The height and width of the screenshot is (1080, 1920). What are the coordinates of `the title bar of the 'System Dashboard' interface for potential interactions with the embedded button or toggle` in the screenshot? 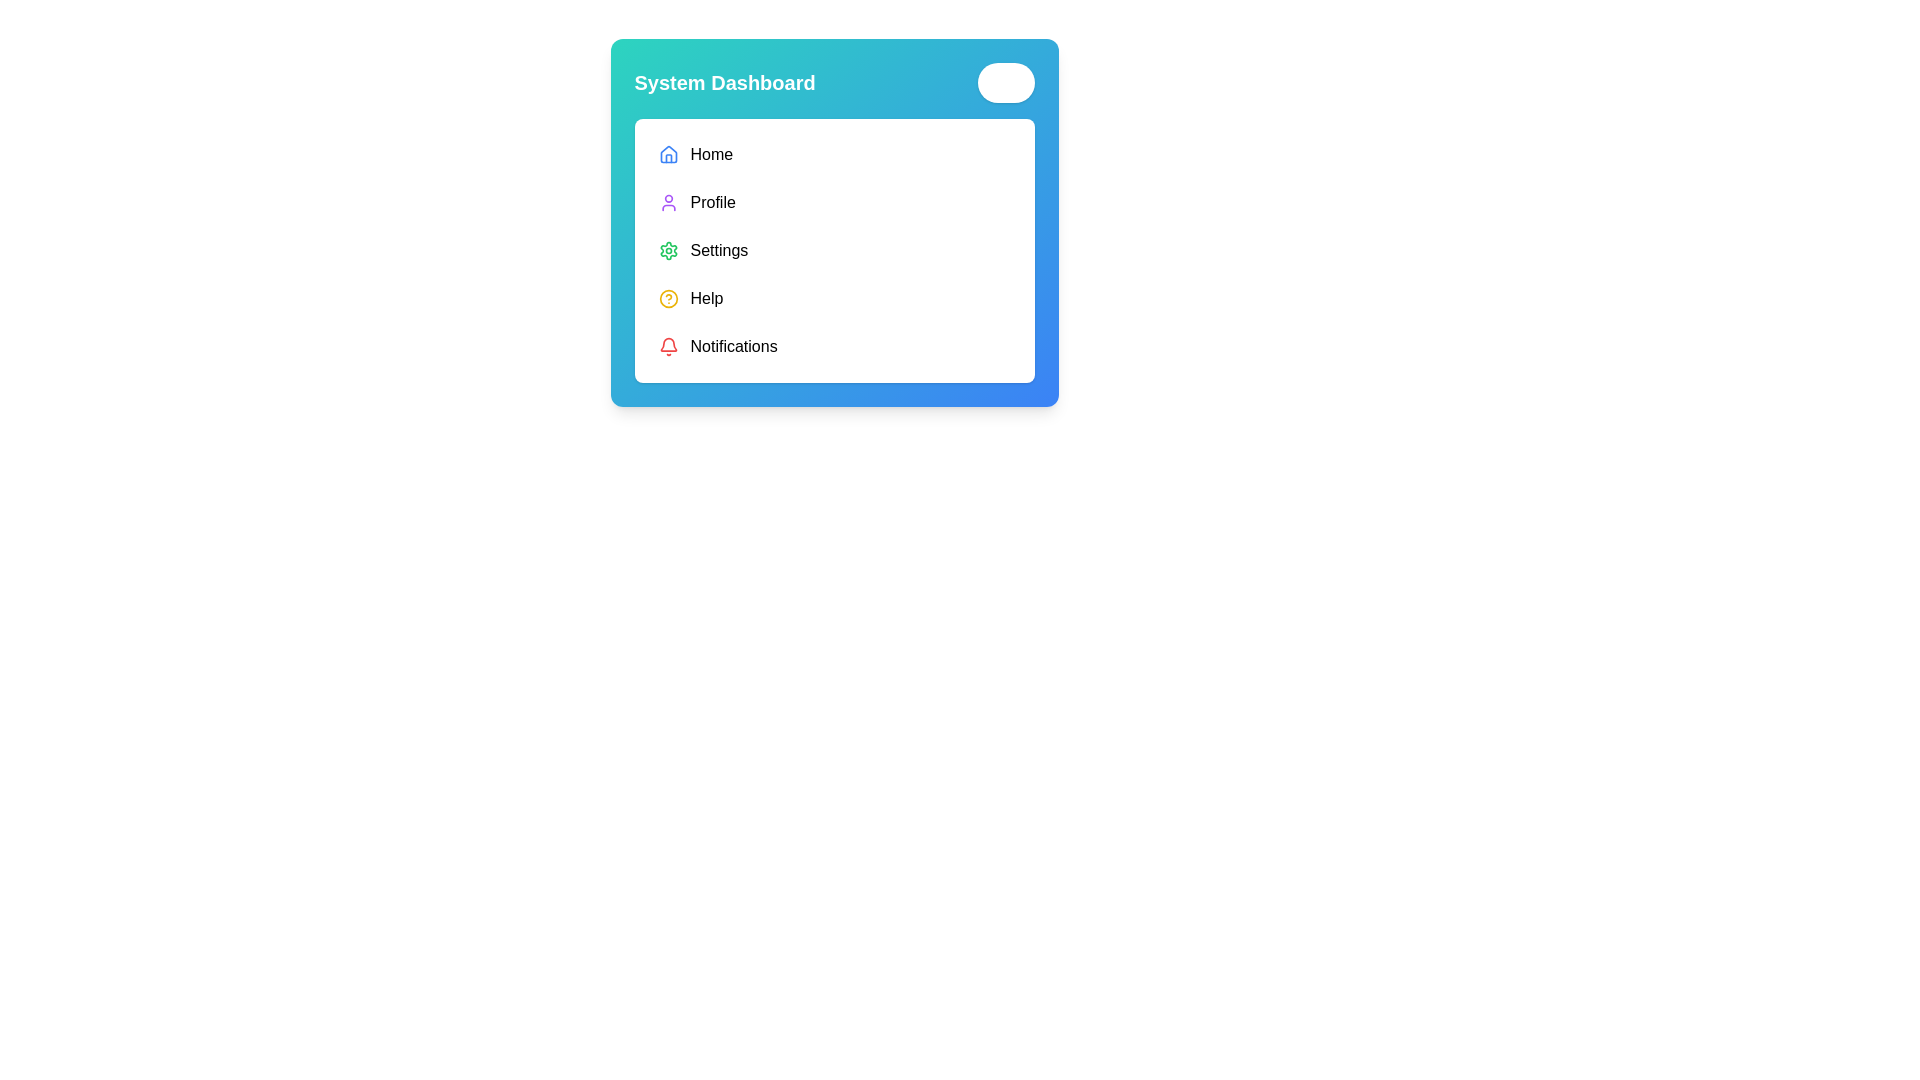 It's located at (834, 82).